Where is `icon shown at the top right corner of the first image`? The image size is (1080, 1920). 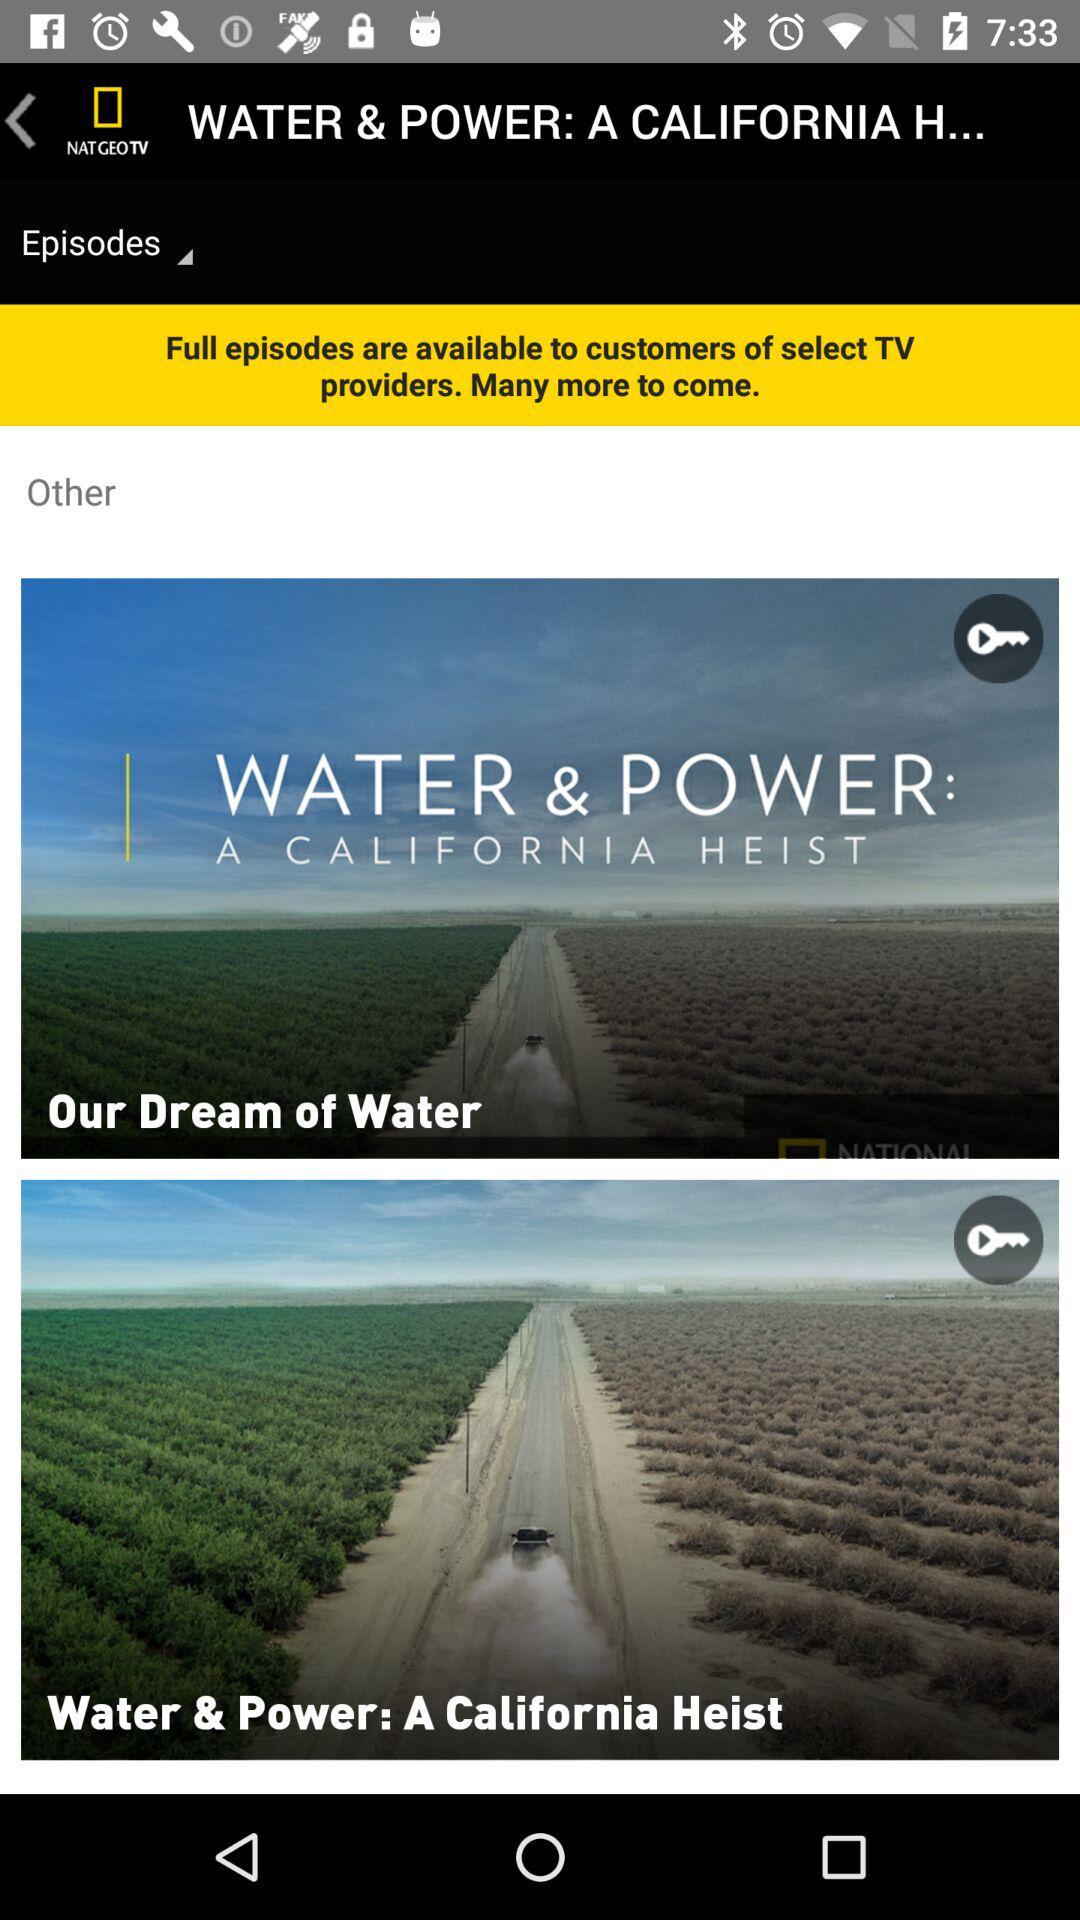
icon shown at the top right corner of the first image is located at coordinates (998, 637).